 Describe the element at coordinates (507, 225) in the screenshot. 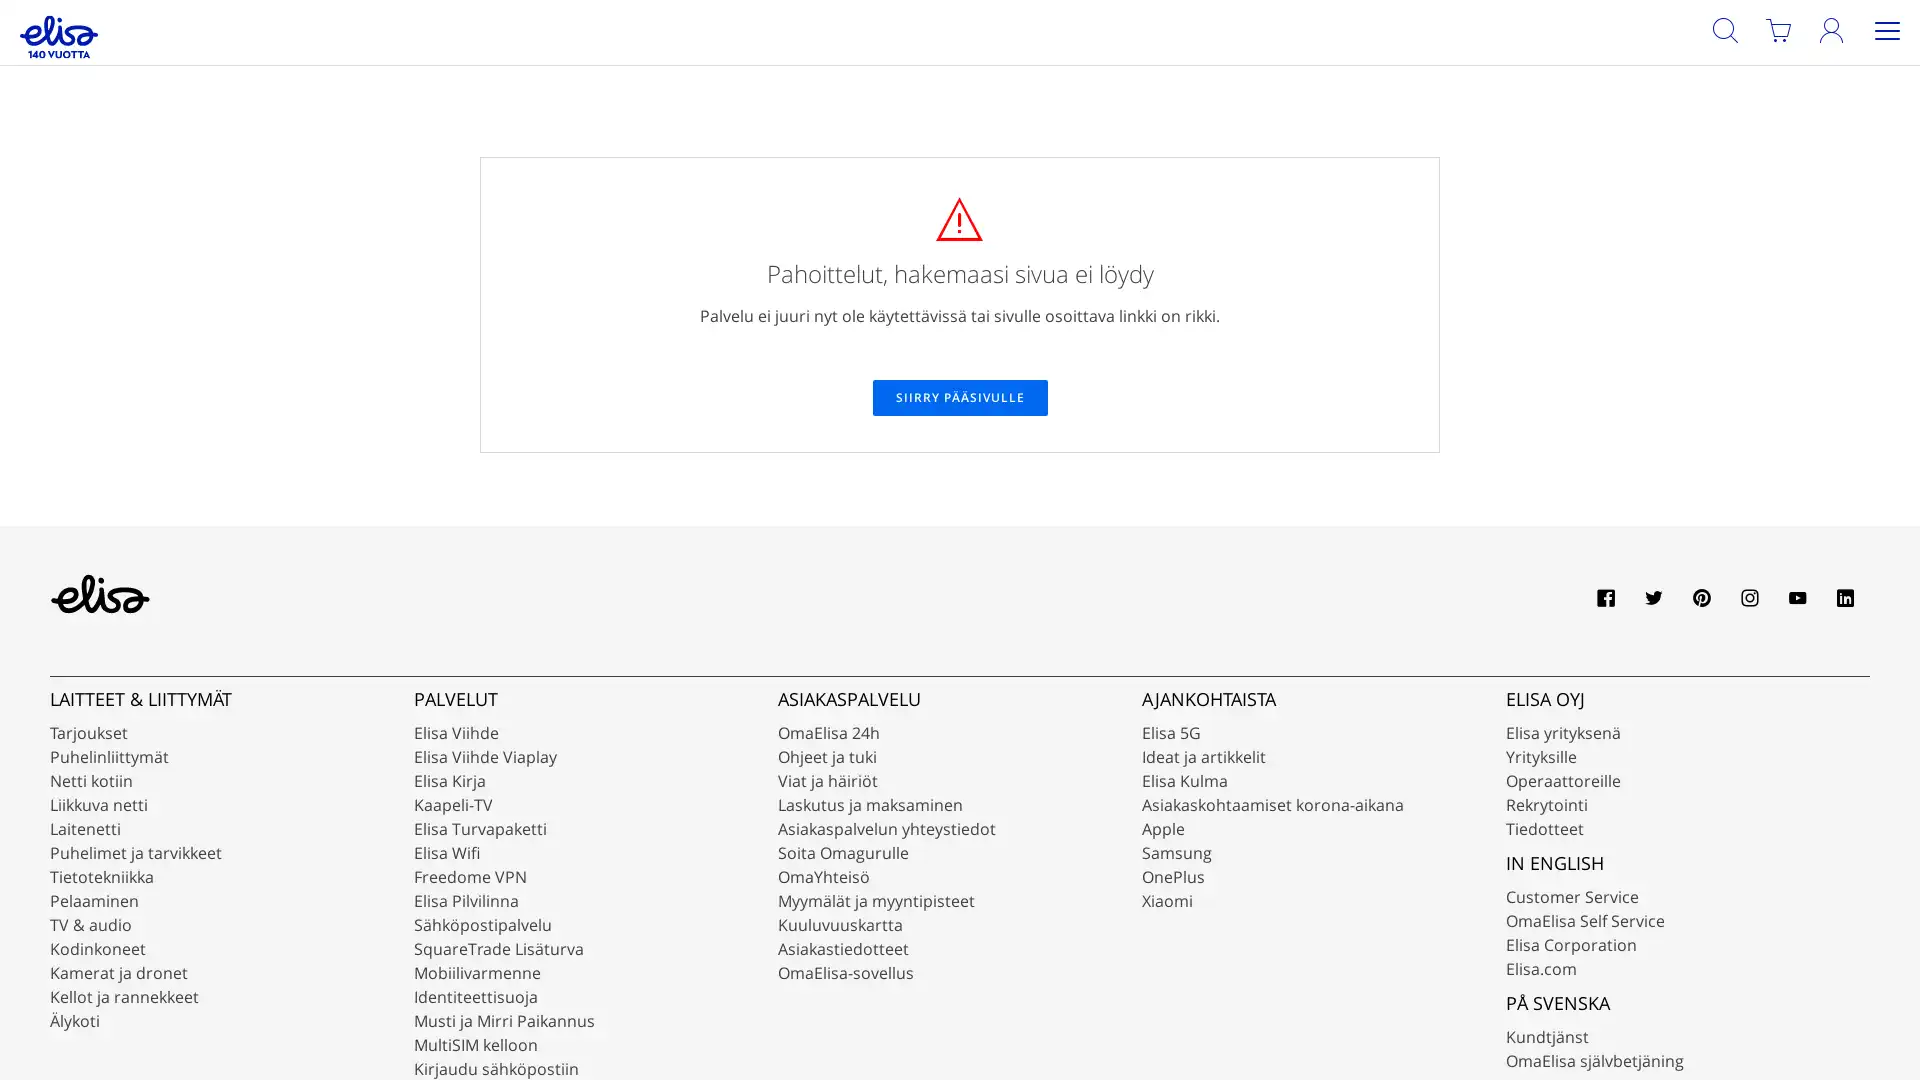

I see `Jatka ostoksia` at that location.